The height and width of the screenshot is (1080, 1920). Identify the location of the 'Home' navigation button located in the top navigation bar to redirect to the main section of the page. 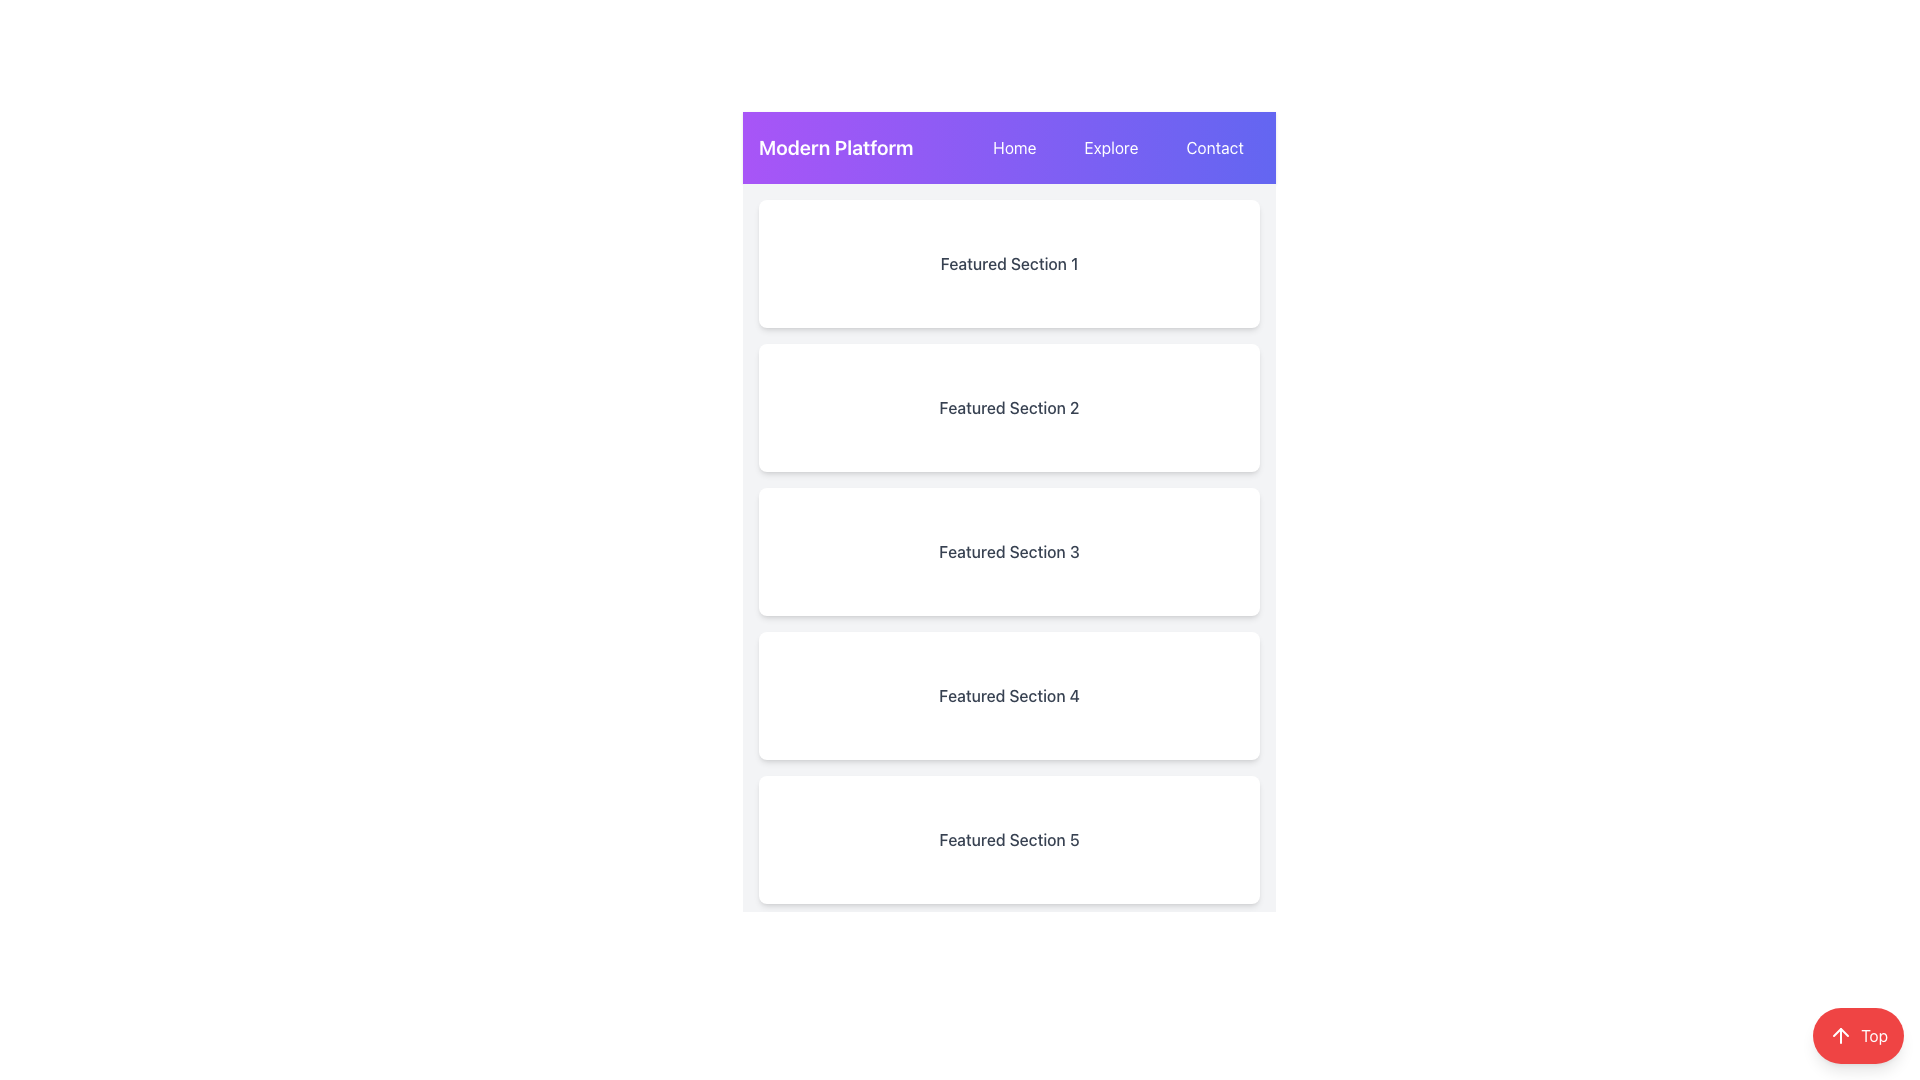
(1014, 146).